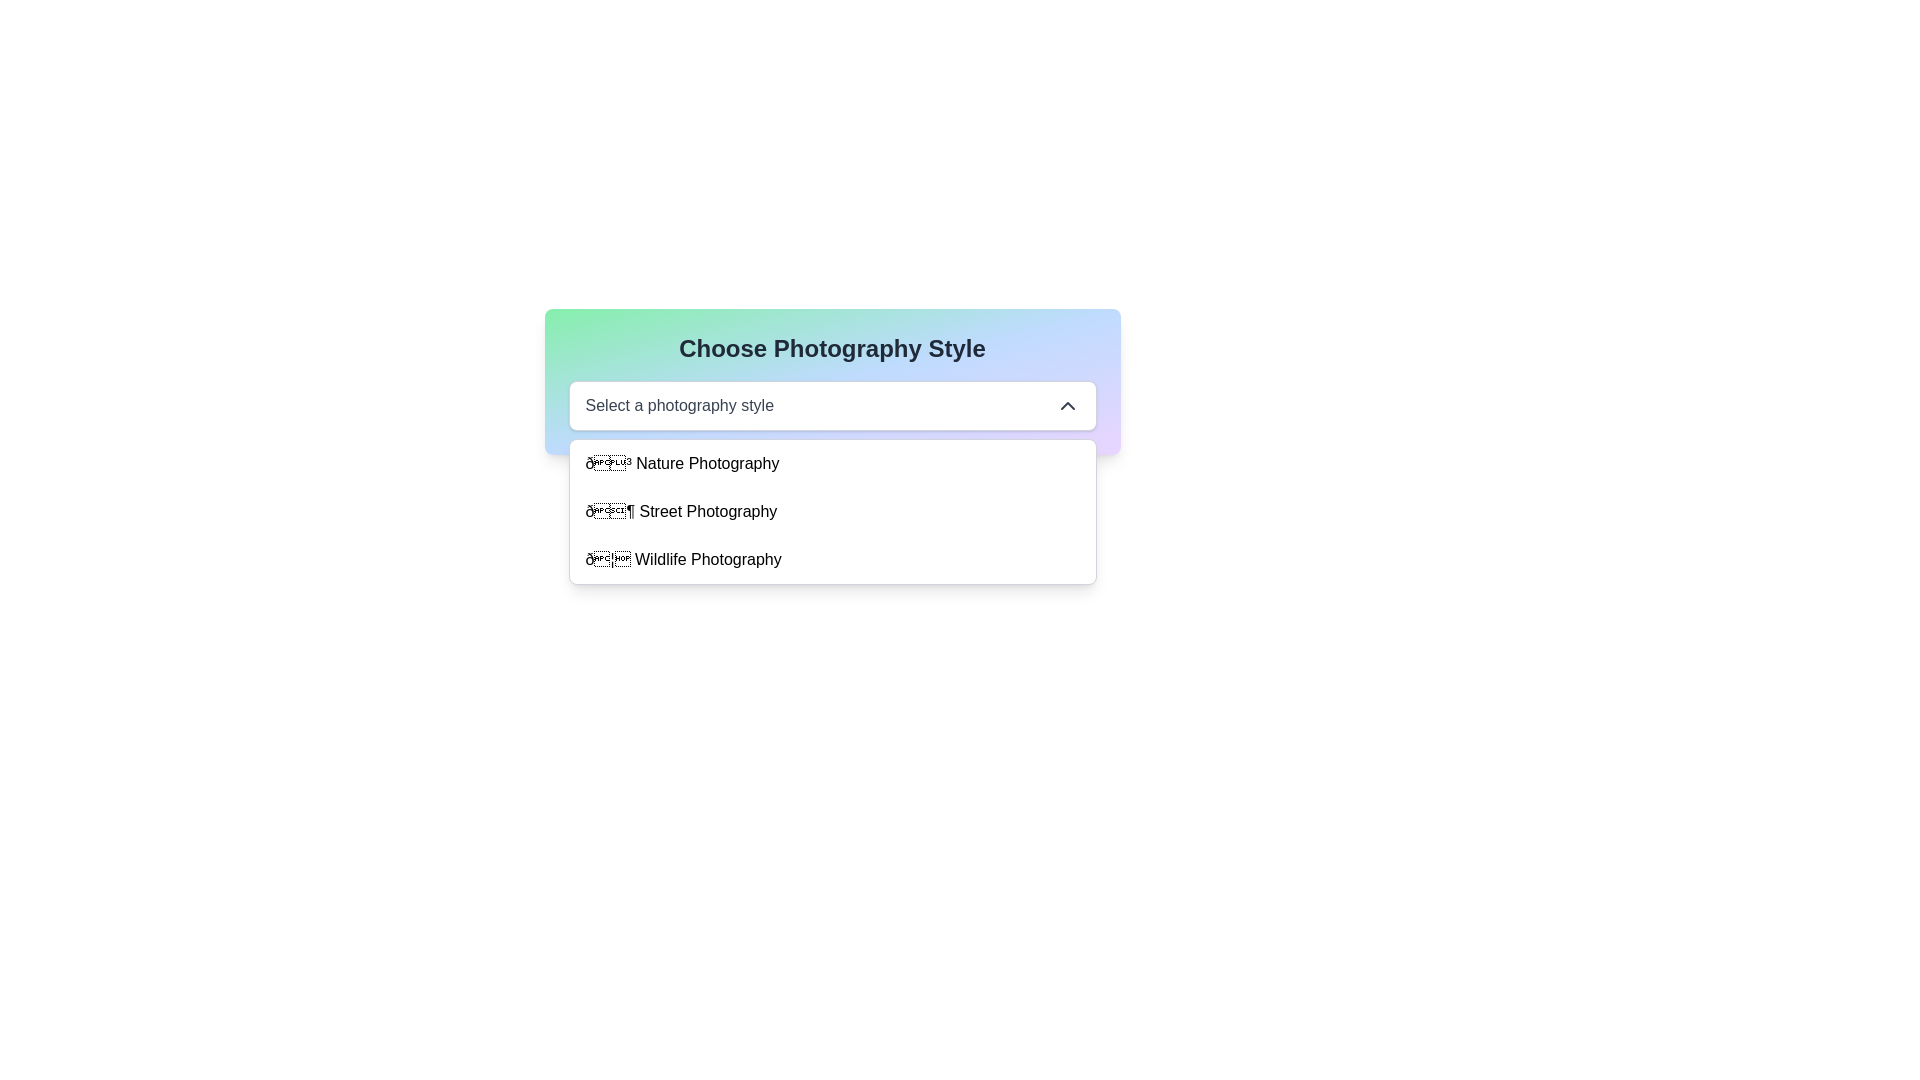 Image resolution: width=1920 pixels, height=1080 pixels. What do you see at coordinates (832, 463) in the screenshot?
I see `the first item in the dropdown list labeled '🌳 Nature Photography'` at bounding box center [832, 463].